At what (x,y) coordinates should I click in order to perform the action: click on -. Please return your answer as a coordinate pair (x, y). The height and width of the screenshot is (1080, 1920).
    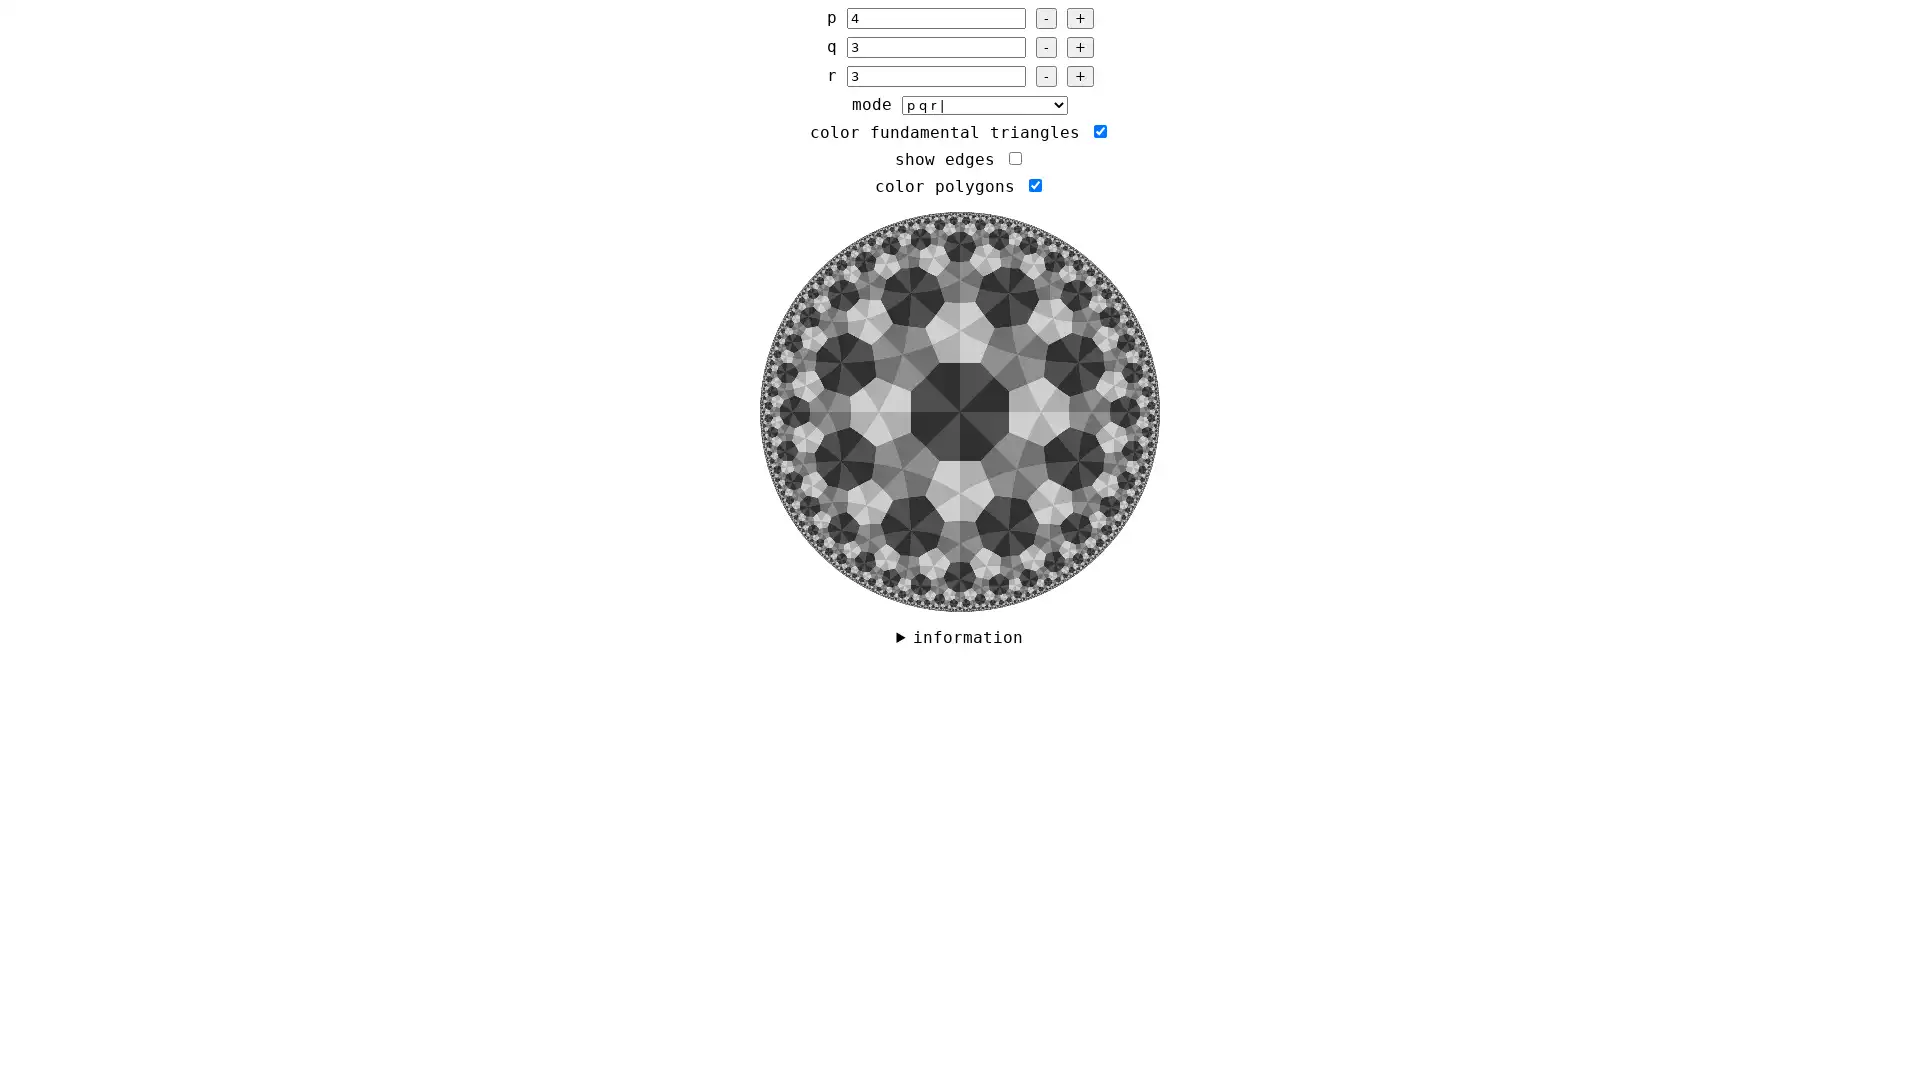
    Looking at the image, I should click on (1044, 46).